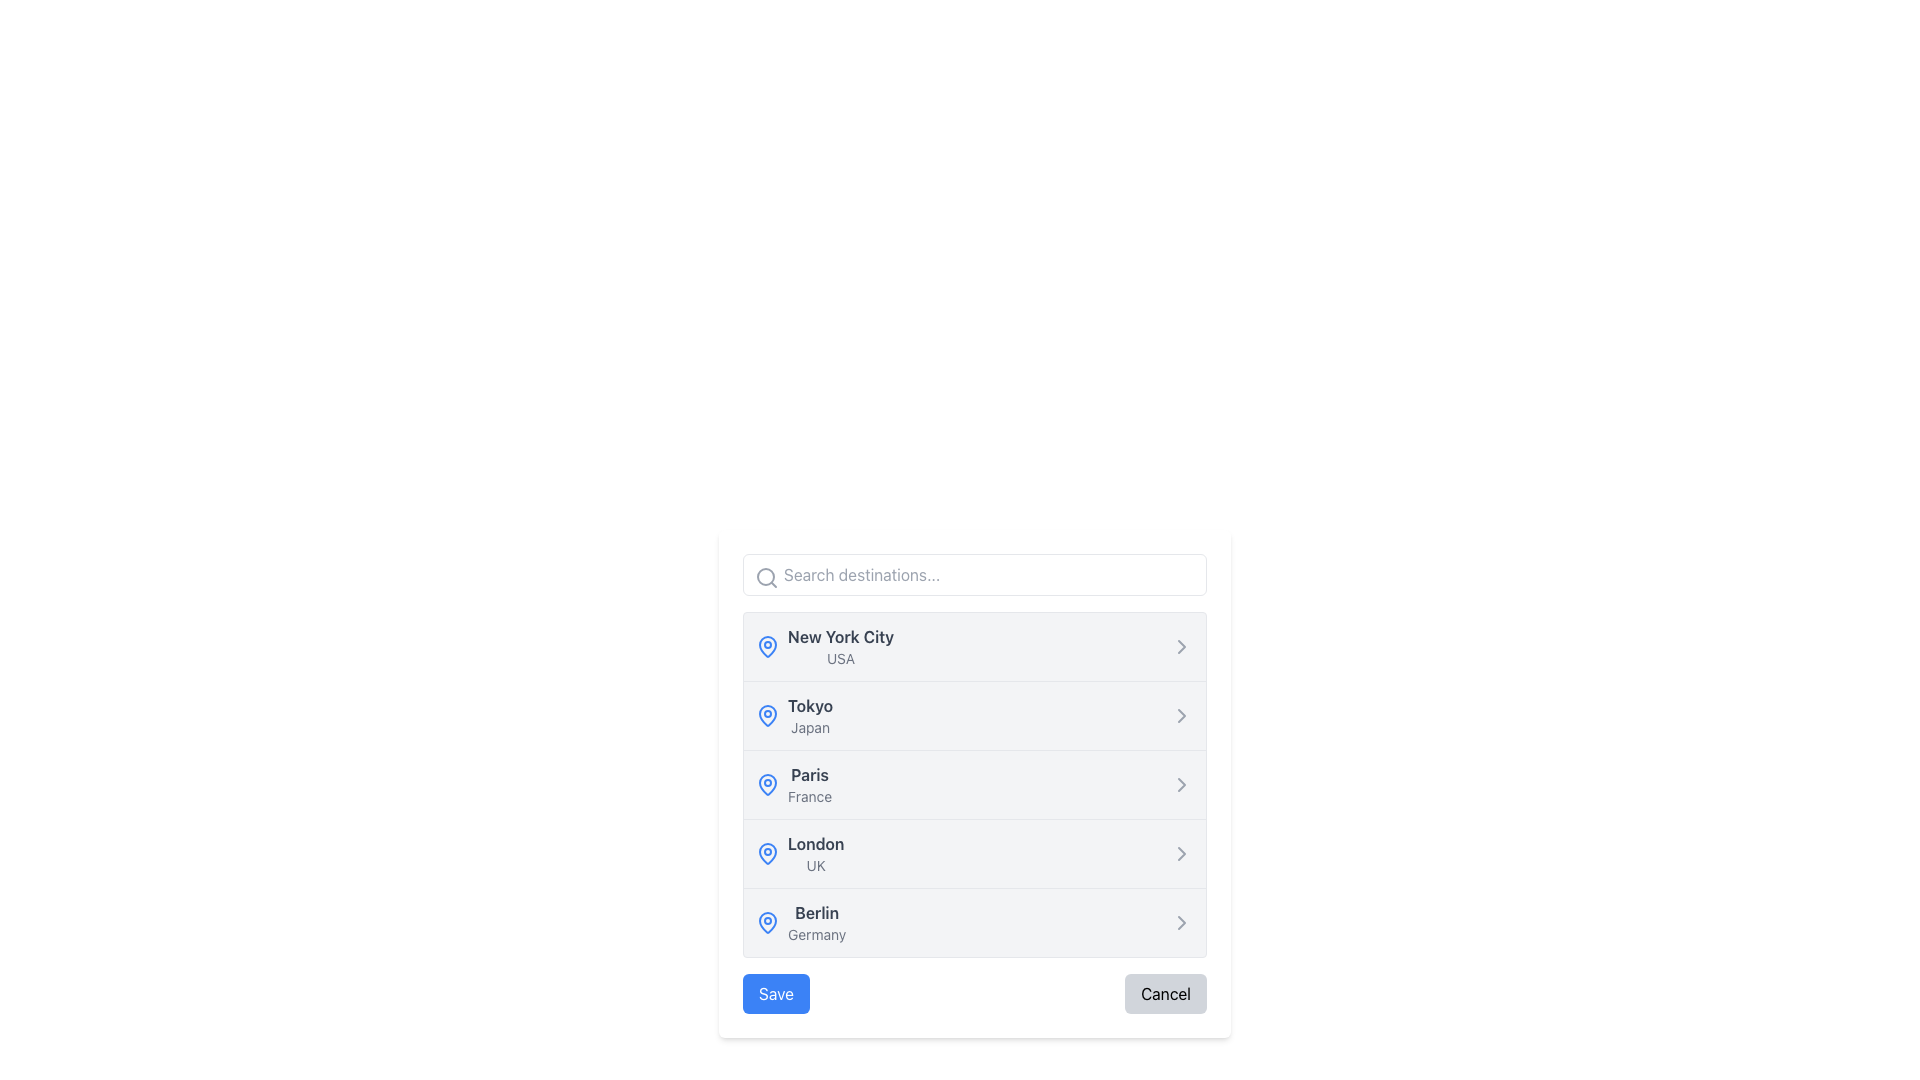 Image resolution: width=1920 pixels, height=1080 pixels. Describe the element at coordinates (817, 934) in the screenshot. I see `the text label displaying 'Germany', which is a smaller gray font positioned below the prominently styled 'Berlin' text in a vertical list` at that location.